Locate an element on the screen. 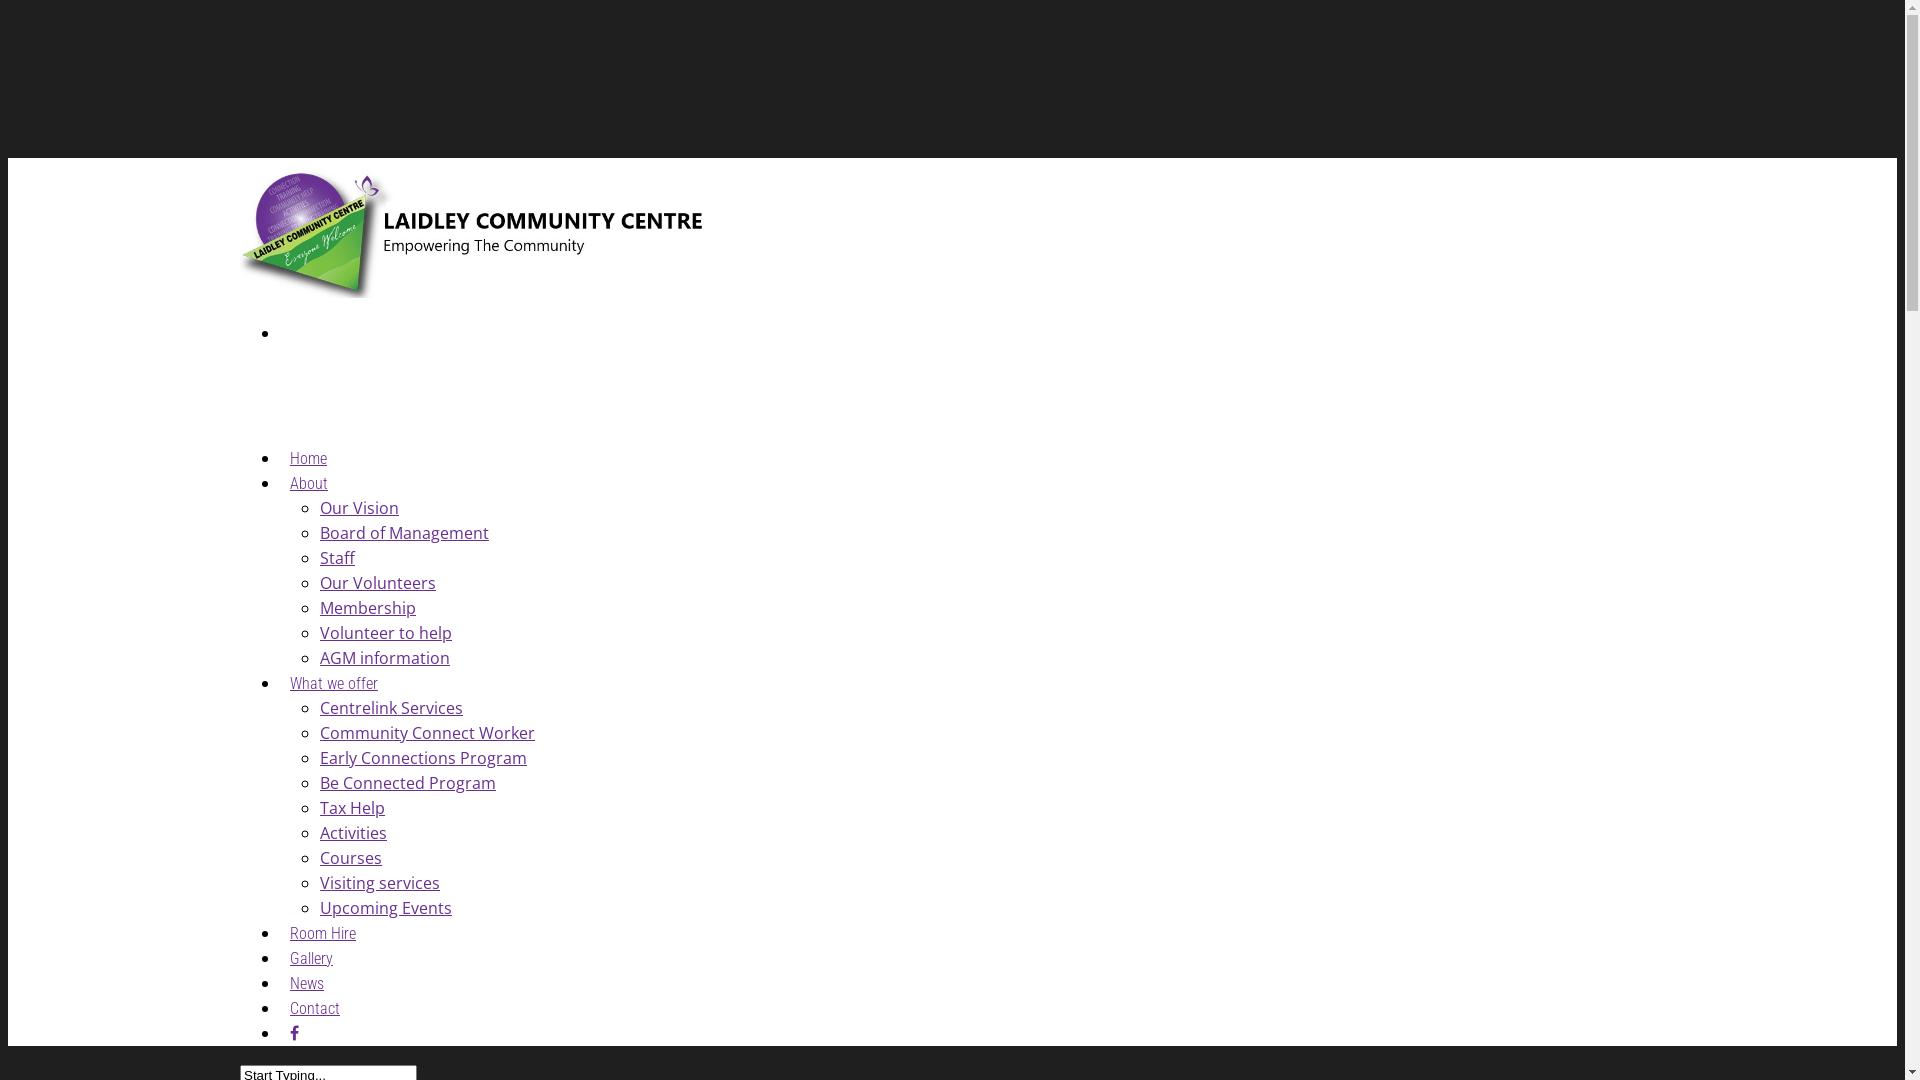  'Courses' is located at coordinates (350, 856).